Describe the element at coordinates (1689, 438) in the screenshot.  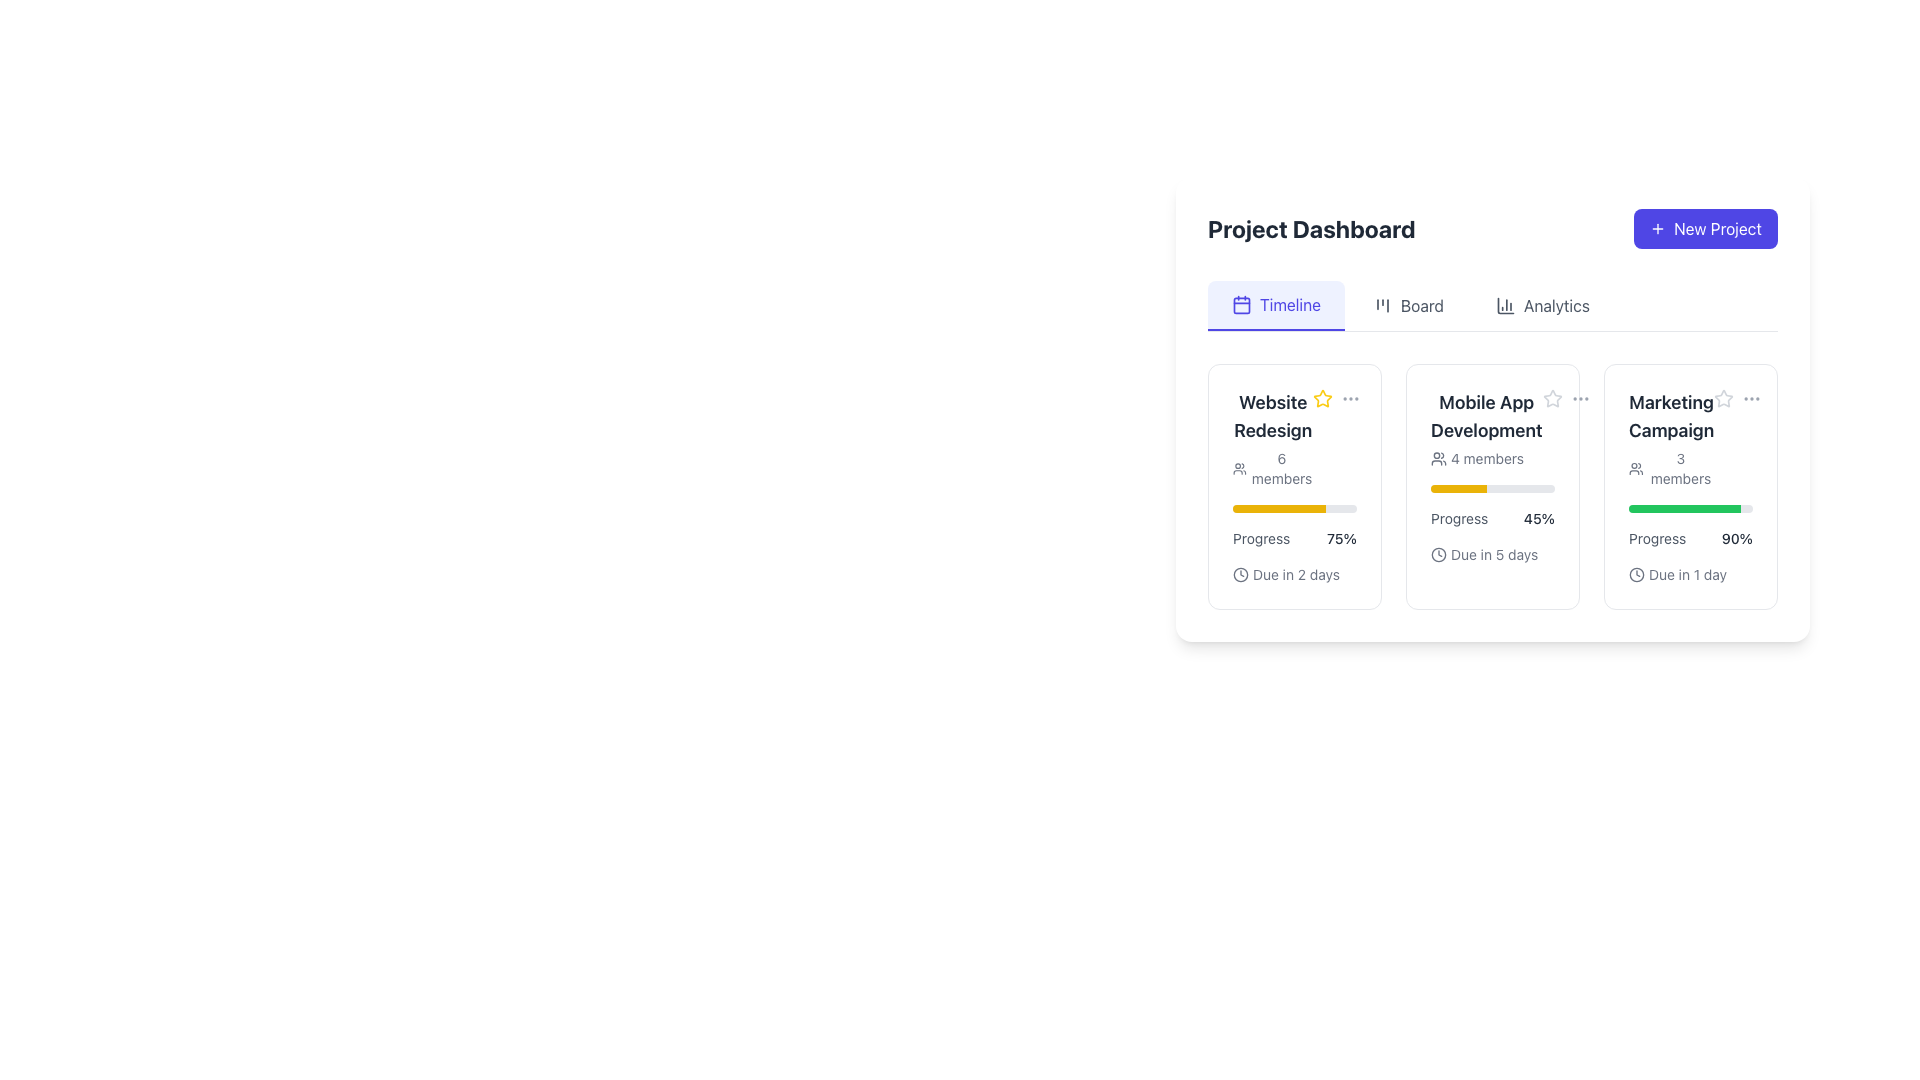
I see `information displayed in the text and icon combination that shows the title of the marketing campaign and the number of members associated with it, located in the topmost section of the 'Marketing Campaign' card in the Project Dashboard` at that location.